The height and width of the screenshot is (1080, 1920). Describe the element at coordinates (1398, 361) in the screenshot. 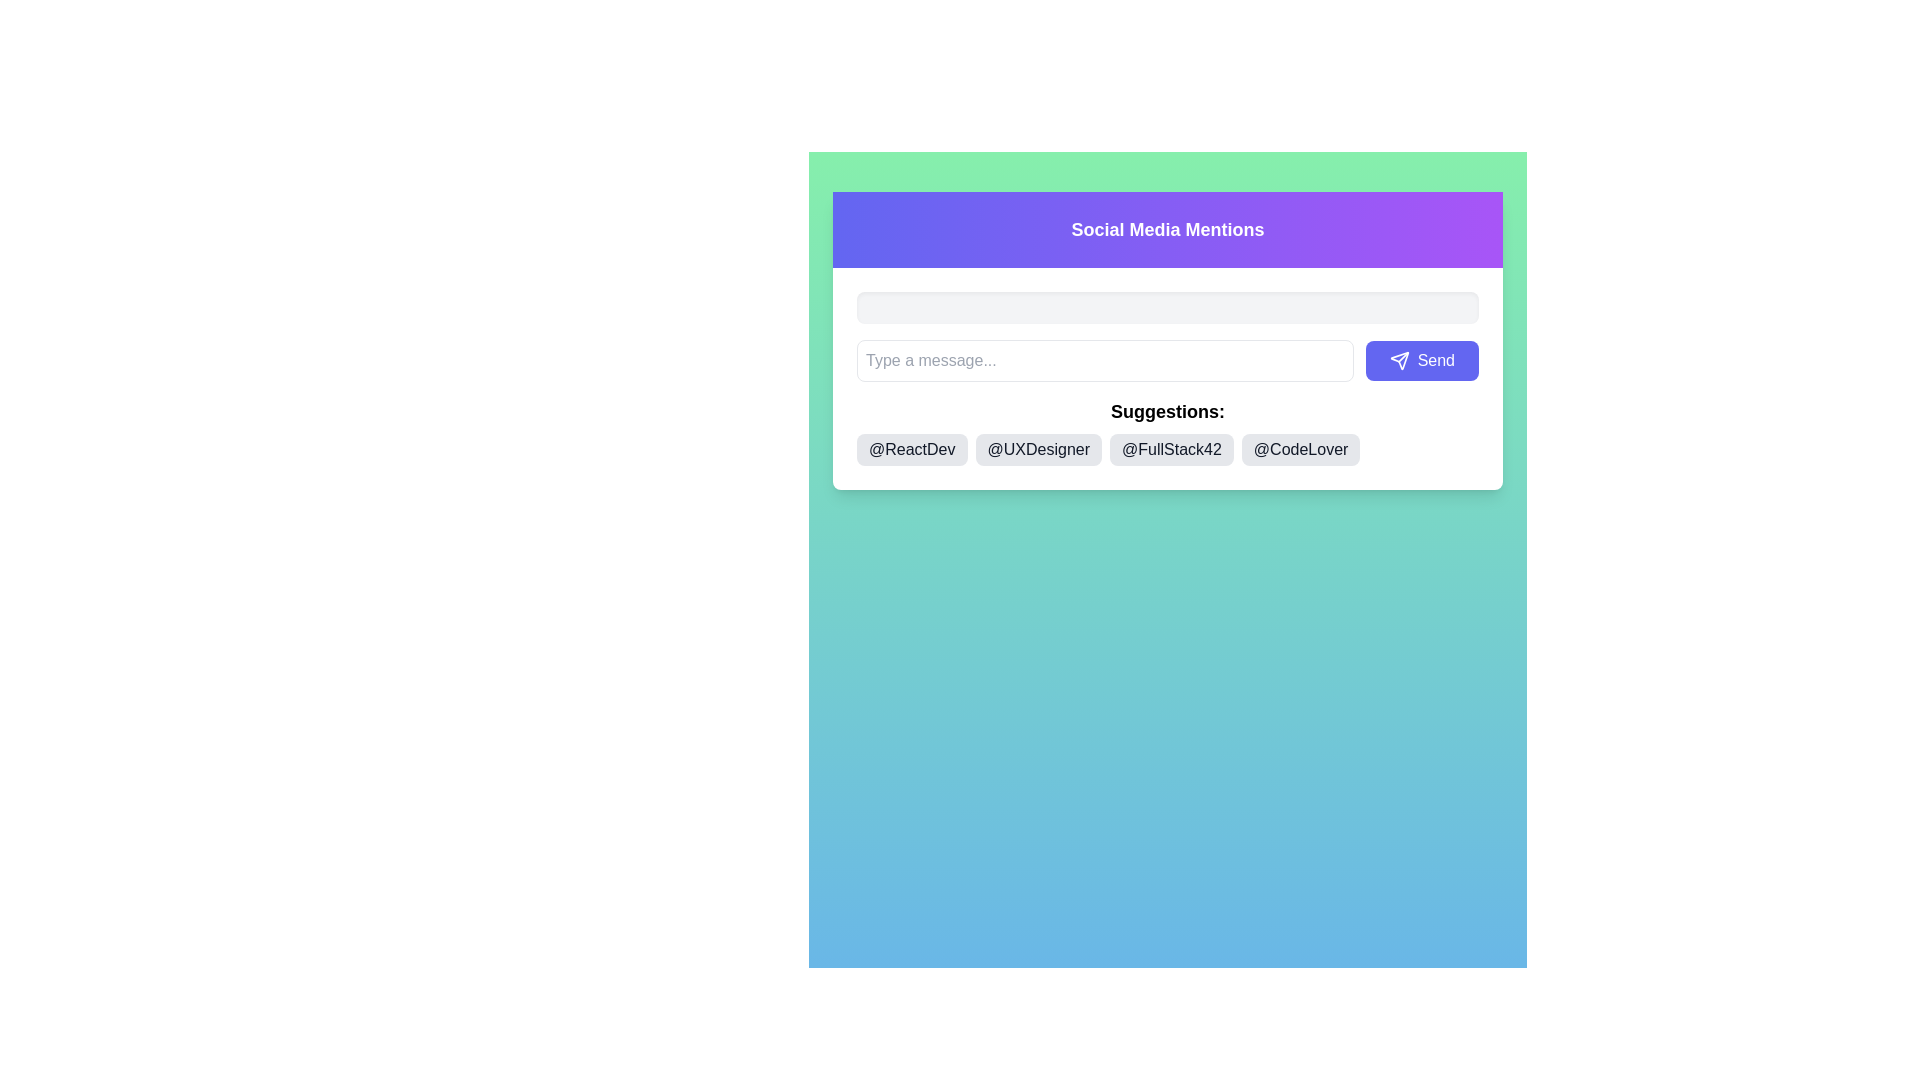

I see `the paper airplane icon located within the 'Send' button` at that location.